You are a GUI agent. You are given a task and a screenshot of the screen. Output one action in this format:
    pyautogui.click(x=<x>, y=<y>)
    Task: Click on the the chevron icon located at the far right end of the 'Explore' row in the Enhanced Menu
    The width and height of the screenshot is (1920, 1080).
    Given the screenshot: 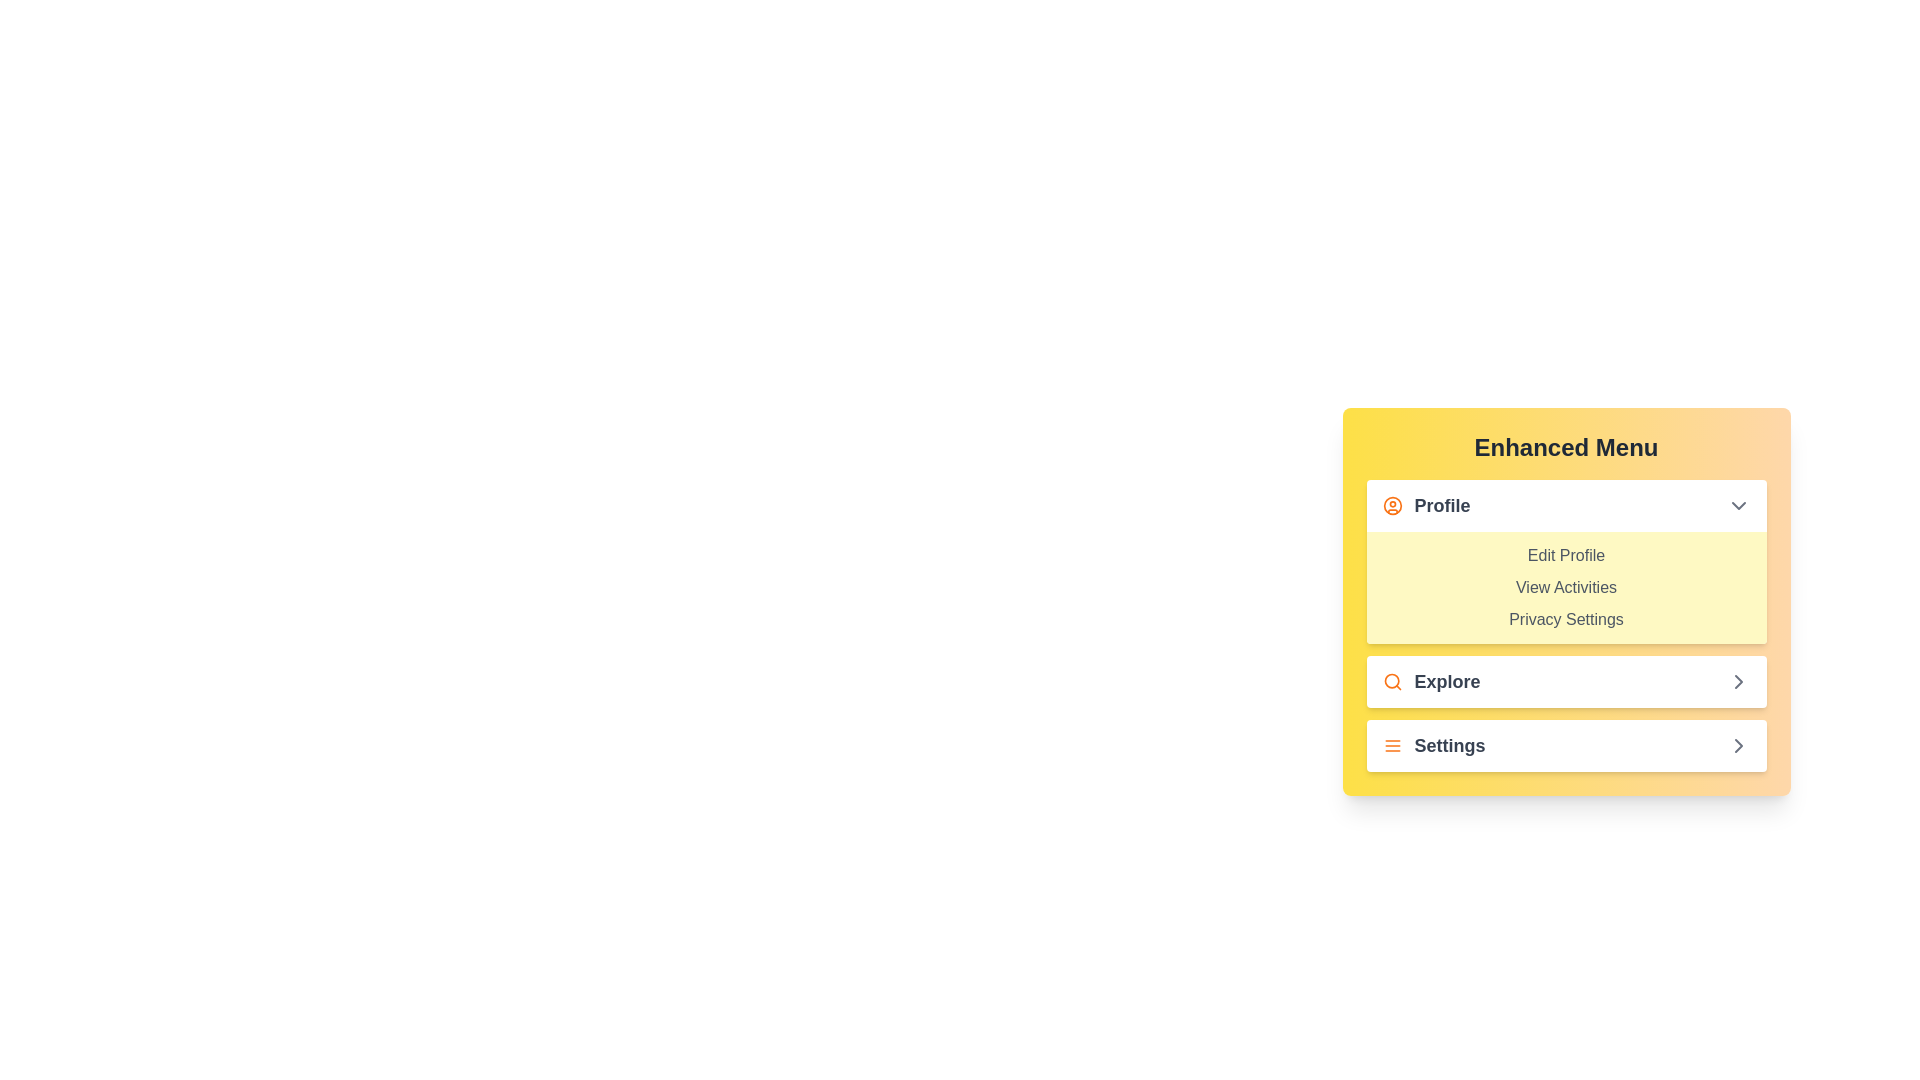 What is the action you would take?
    pyautogui.click(x=1737, y=681)
    